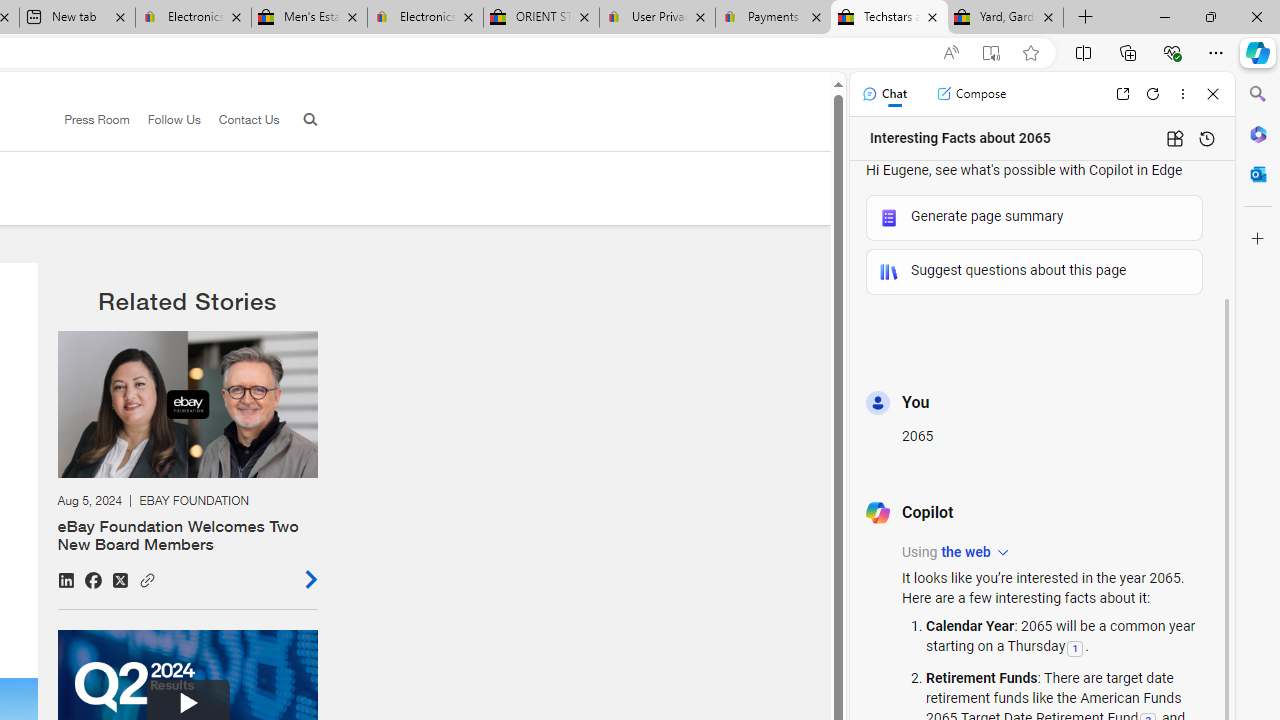 The image size is (1280, 720). What do you see at coordinates (240, 120) in the screenshot?
I see `'Contact Us'` at bounding box center [240, 120].